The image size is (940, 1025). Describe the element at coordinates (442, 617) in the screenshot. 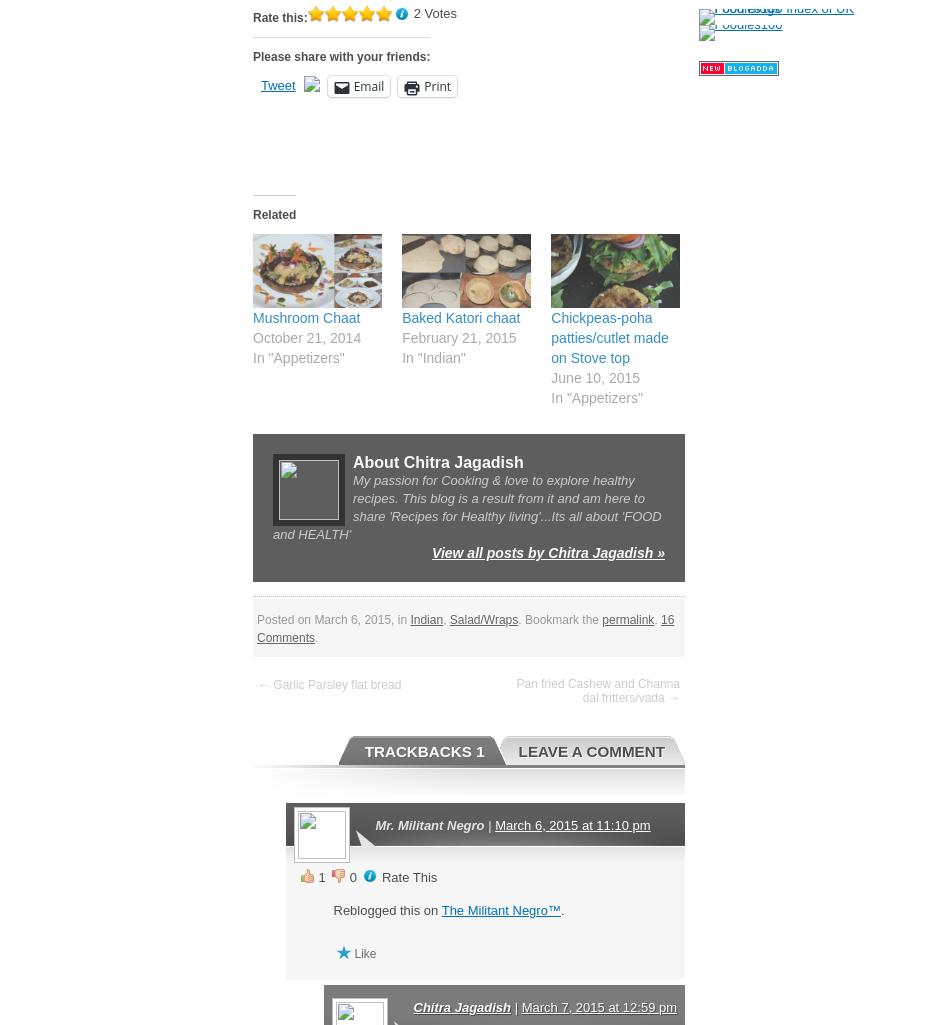

I see `','` at that location.